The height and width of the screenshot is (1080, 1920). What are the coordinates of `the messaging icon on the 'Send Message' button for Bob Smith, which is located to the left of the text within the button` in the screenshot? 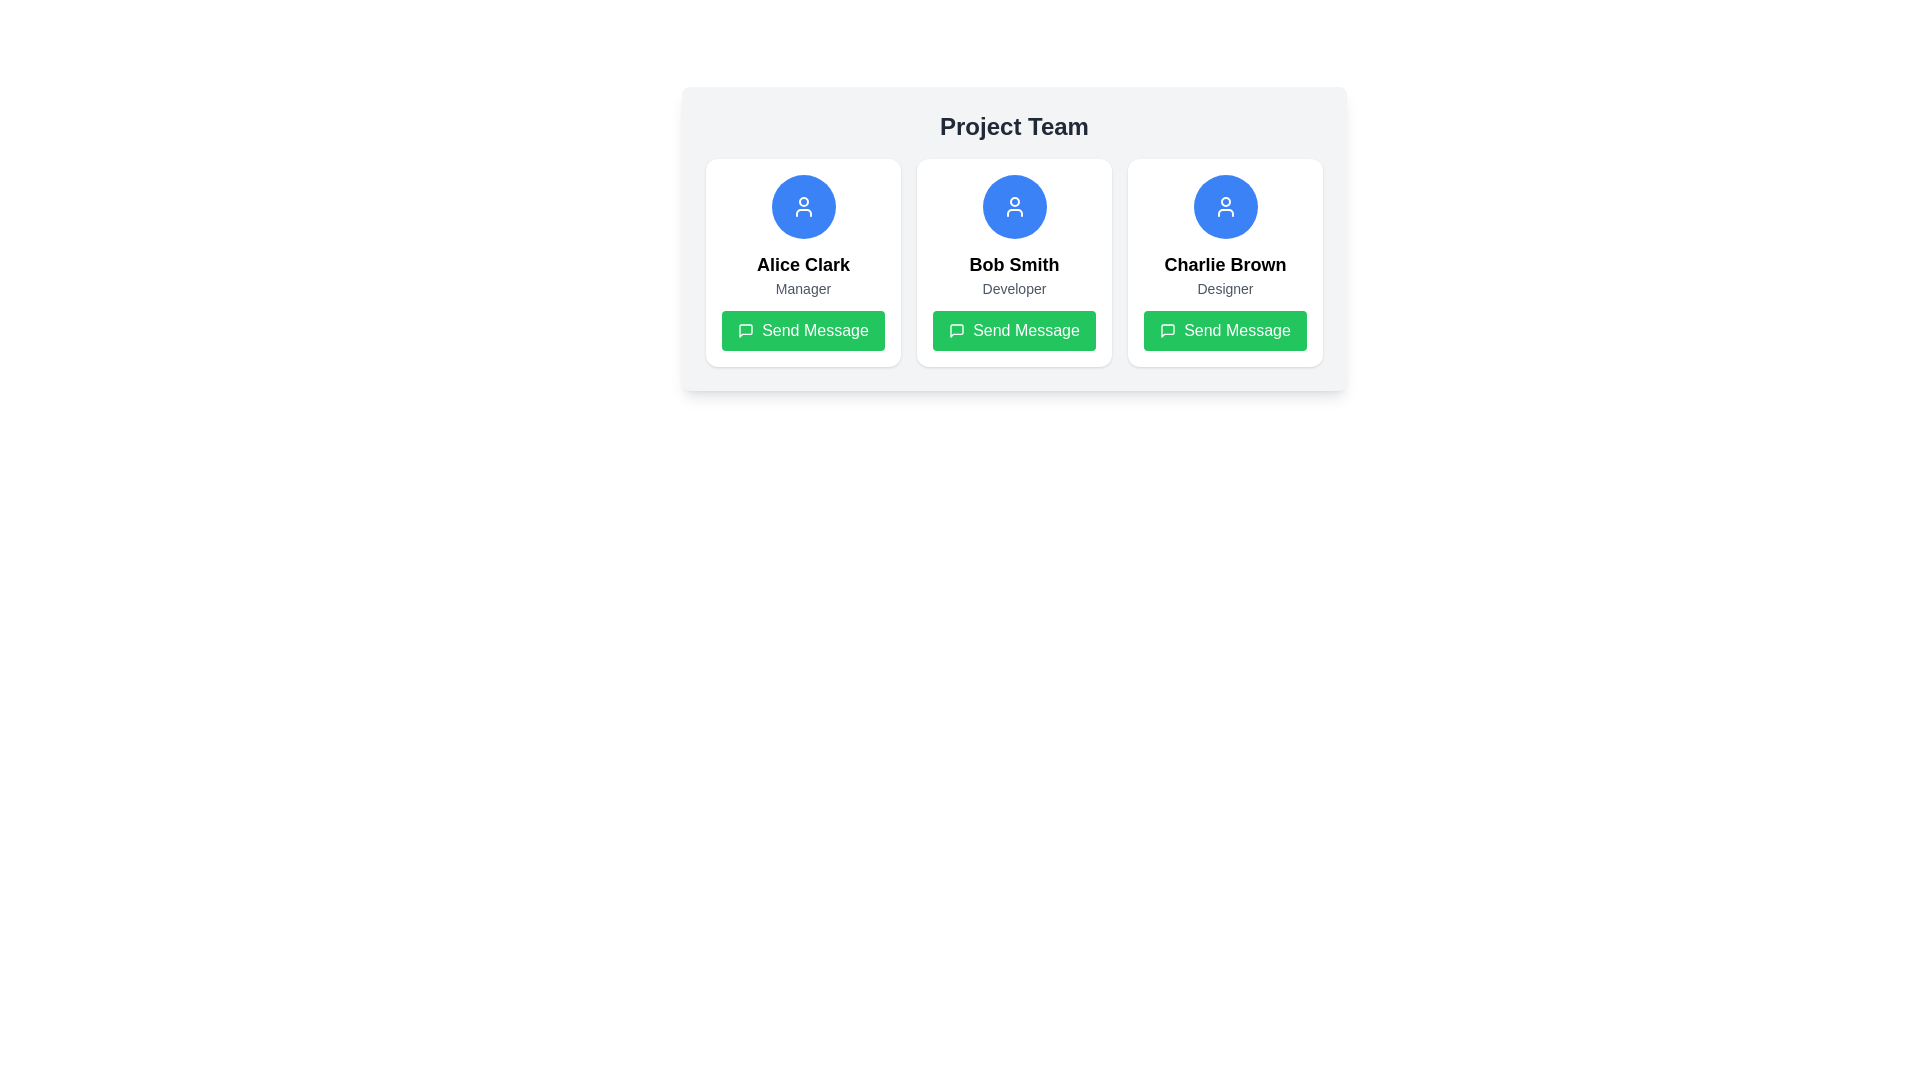 It's located at (956, 330).